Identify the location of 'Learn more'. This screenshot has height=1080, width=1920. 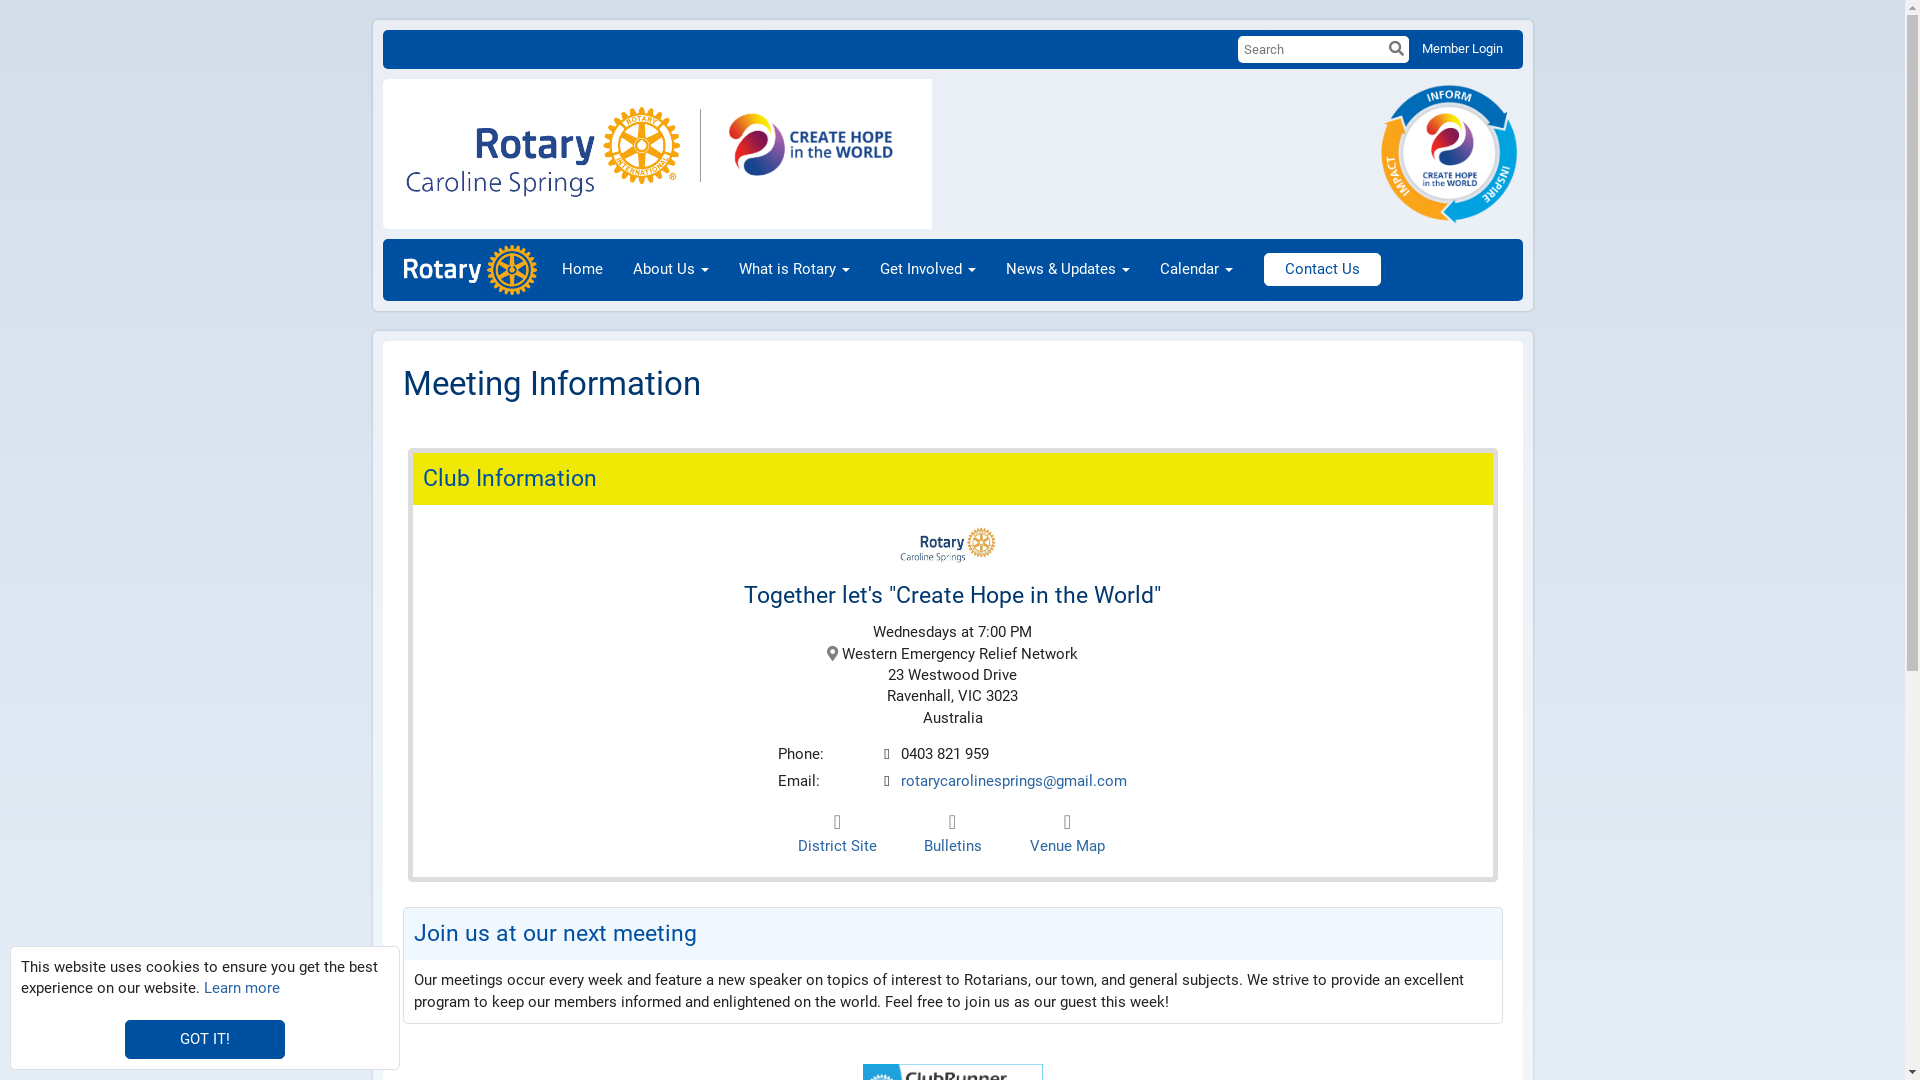
(203, 986).